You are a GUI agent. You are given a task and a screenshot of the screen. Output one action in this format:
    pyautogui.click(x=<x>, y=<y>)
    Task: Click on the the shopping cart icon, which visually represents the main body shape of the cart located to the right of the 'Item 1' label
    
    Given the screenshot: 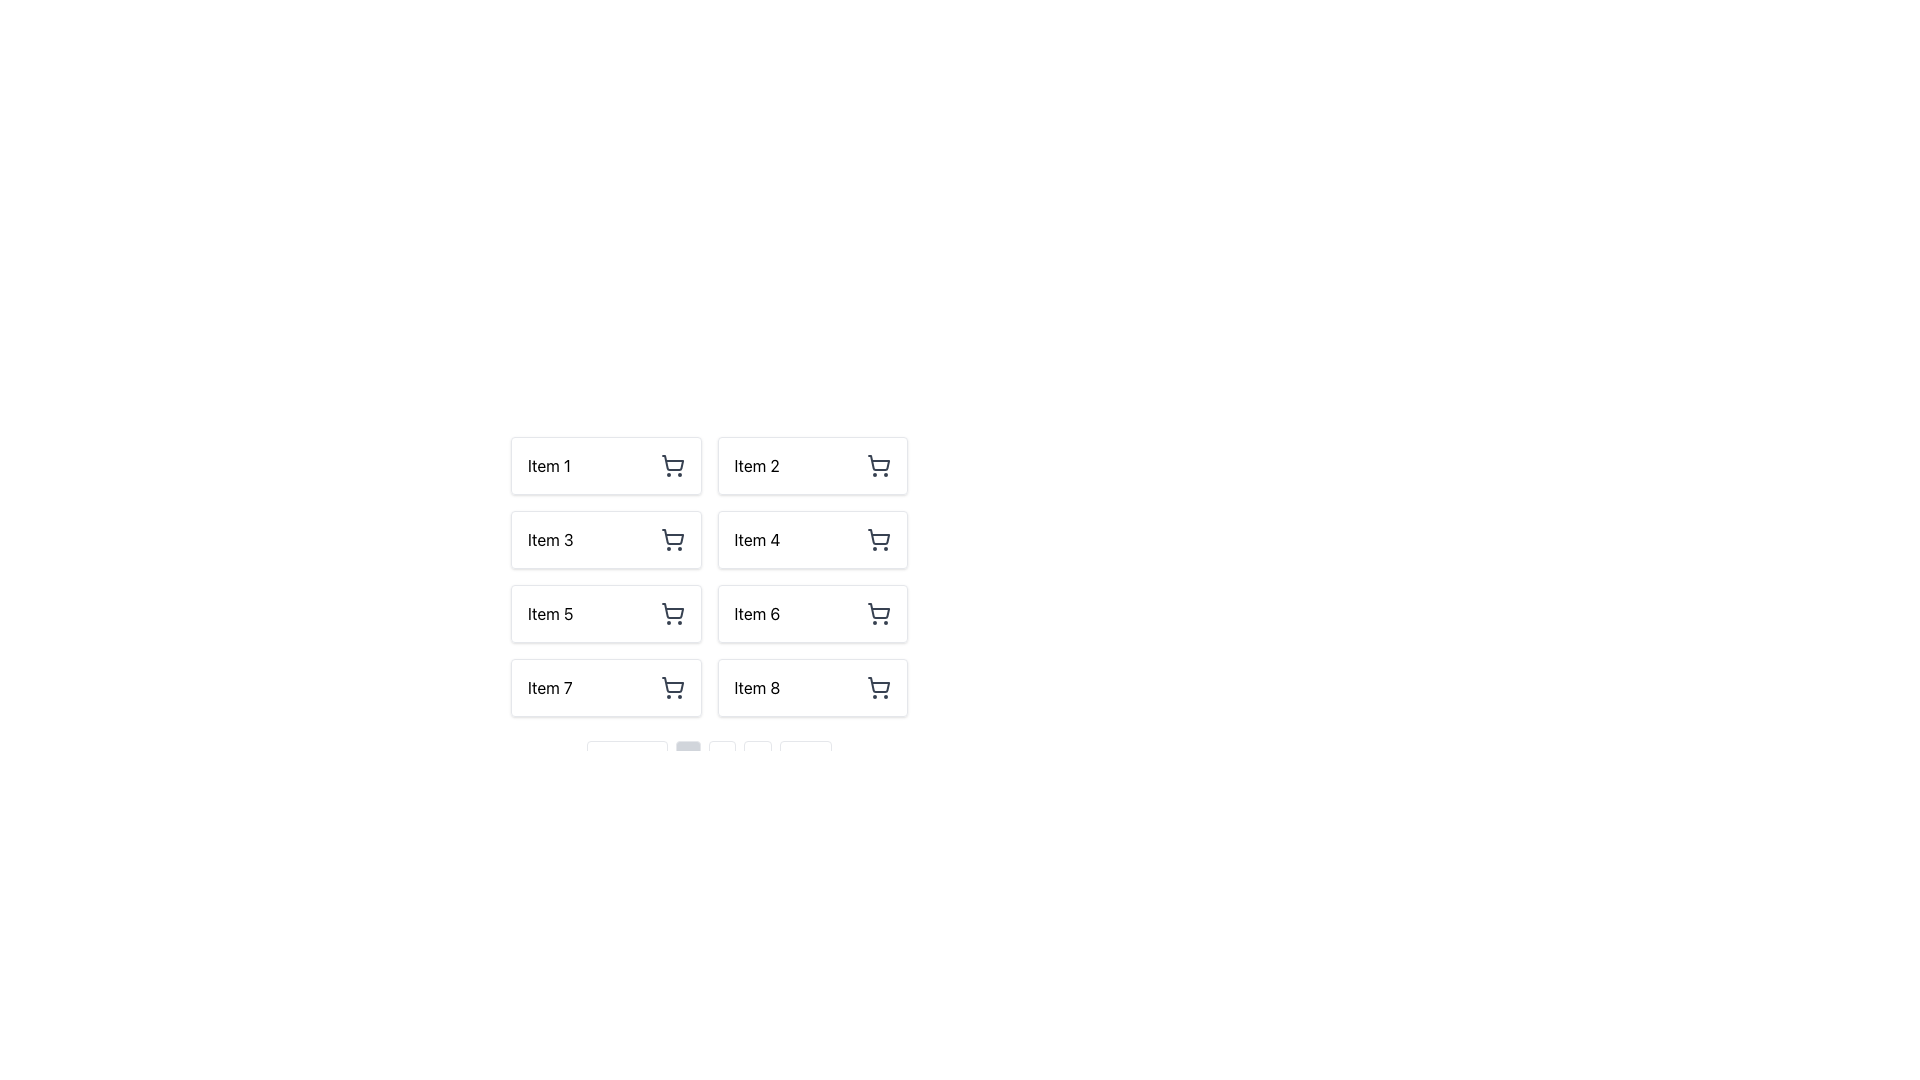 What is the action you would take?
    pyautogui.click(x=672, y=463)
    